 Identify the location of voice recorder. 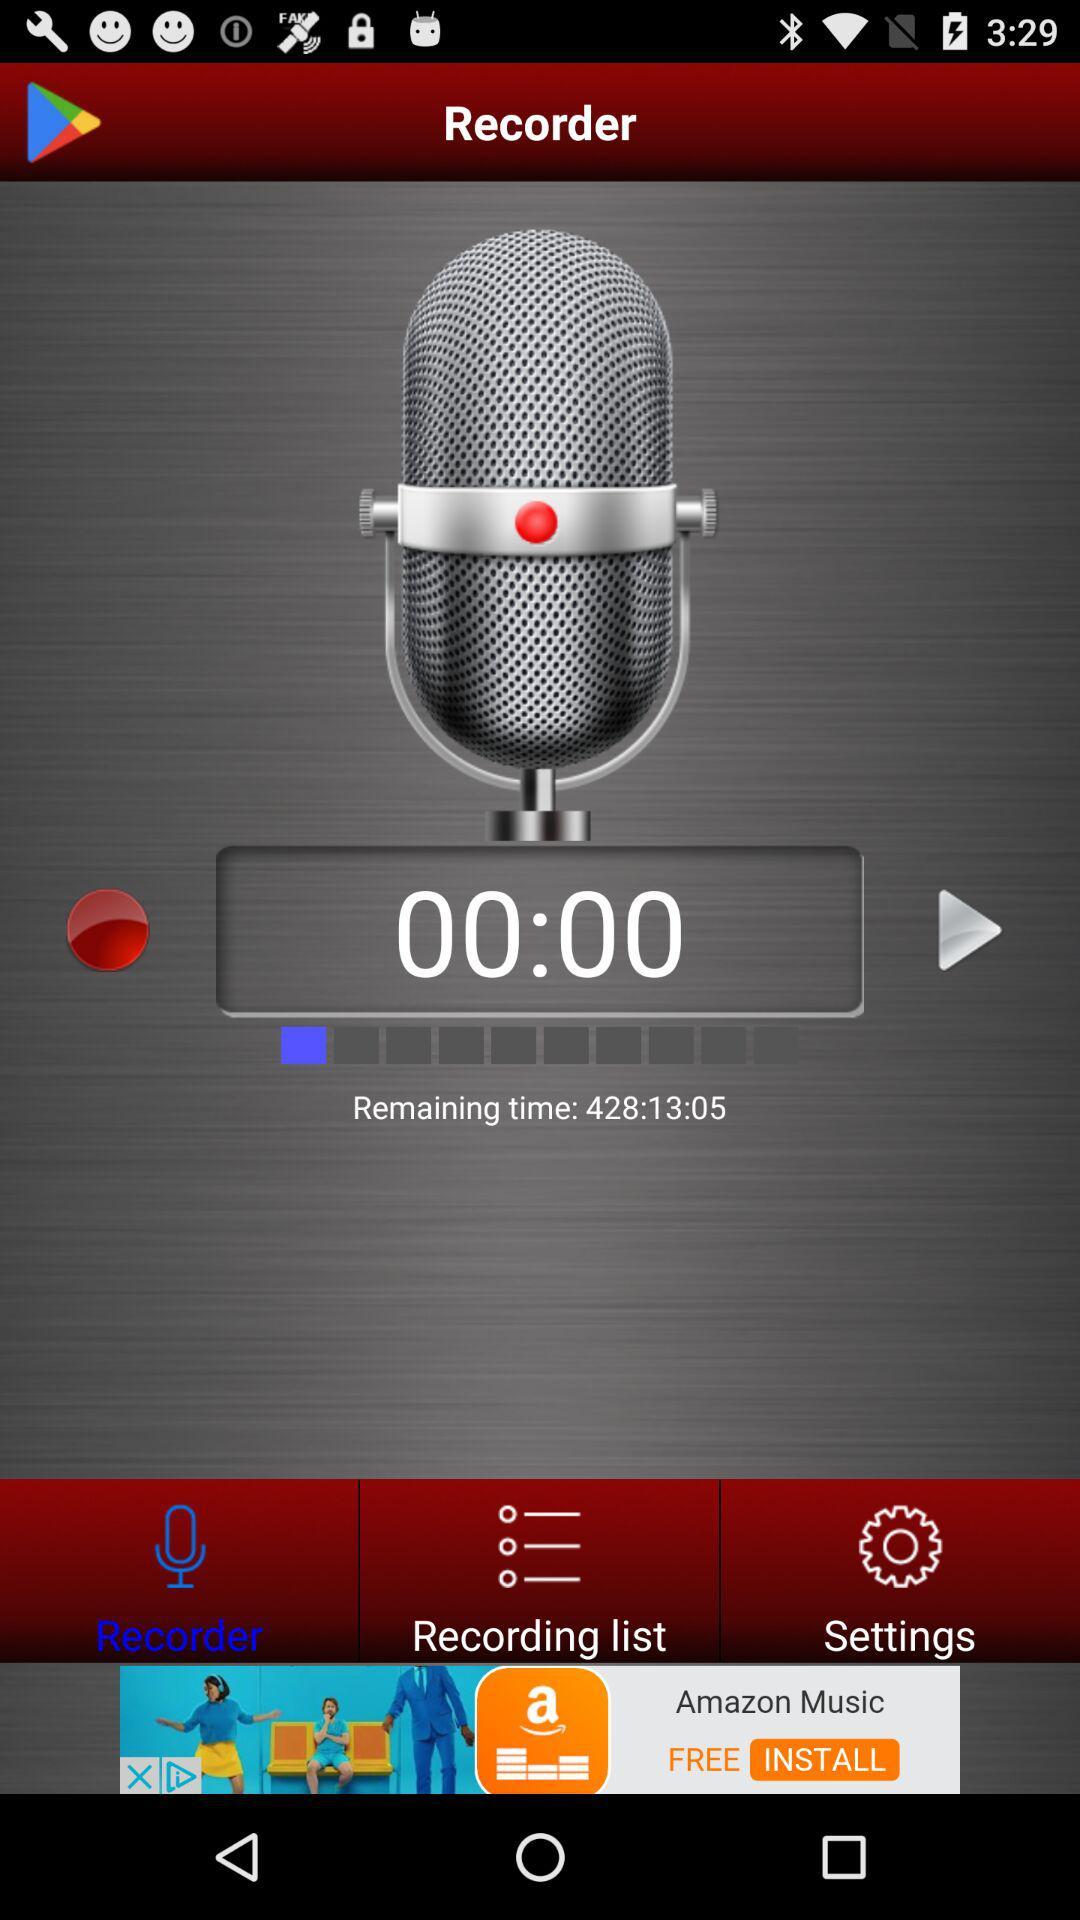
(178, 1569).